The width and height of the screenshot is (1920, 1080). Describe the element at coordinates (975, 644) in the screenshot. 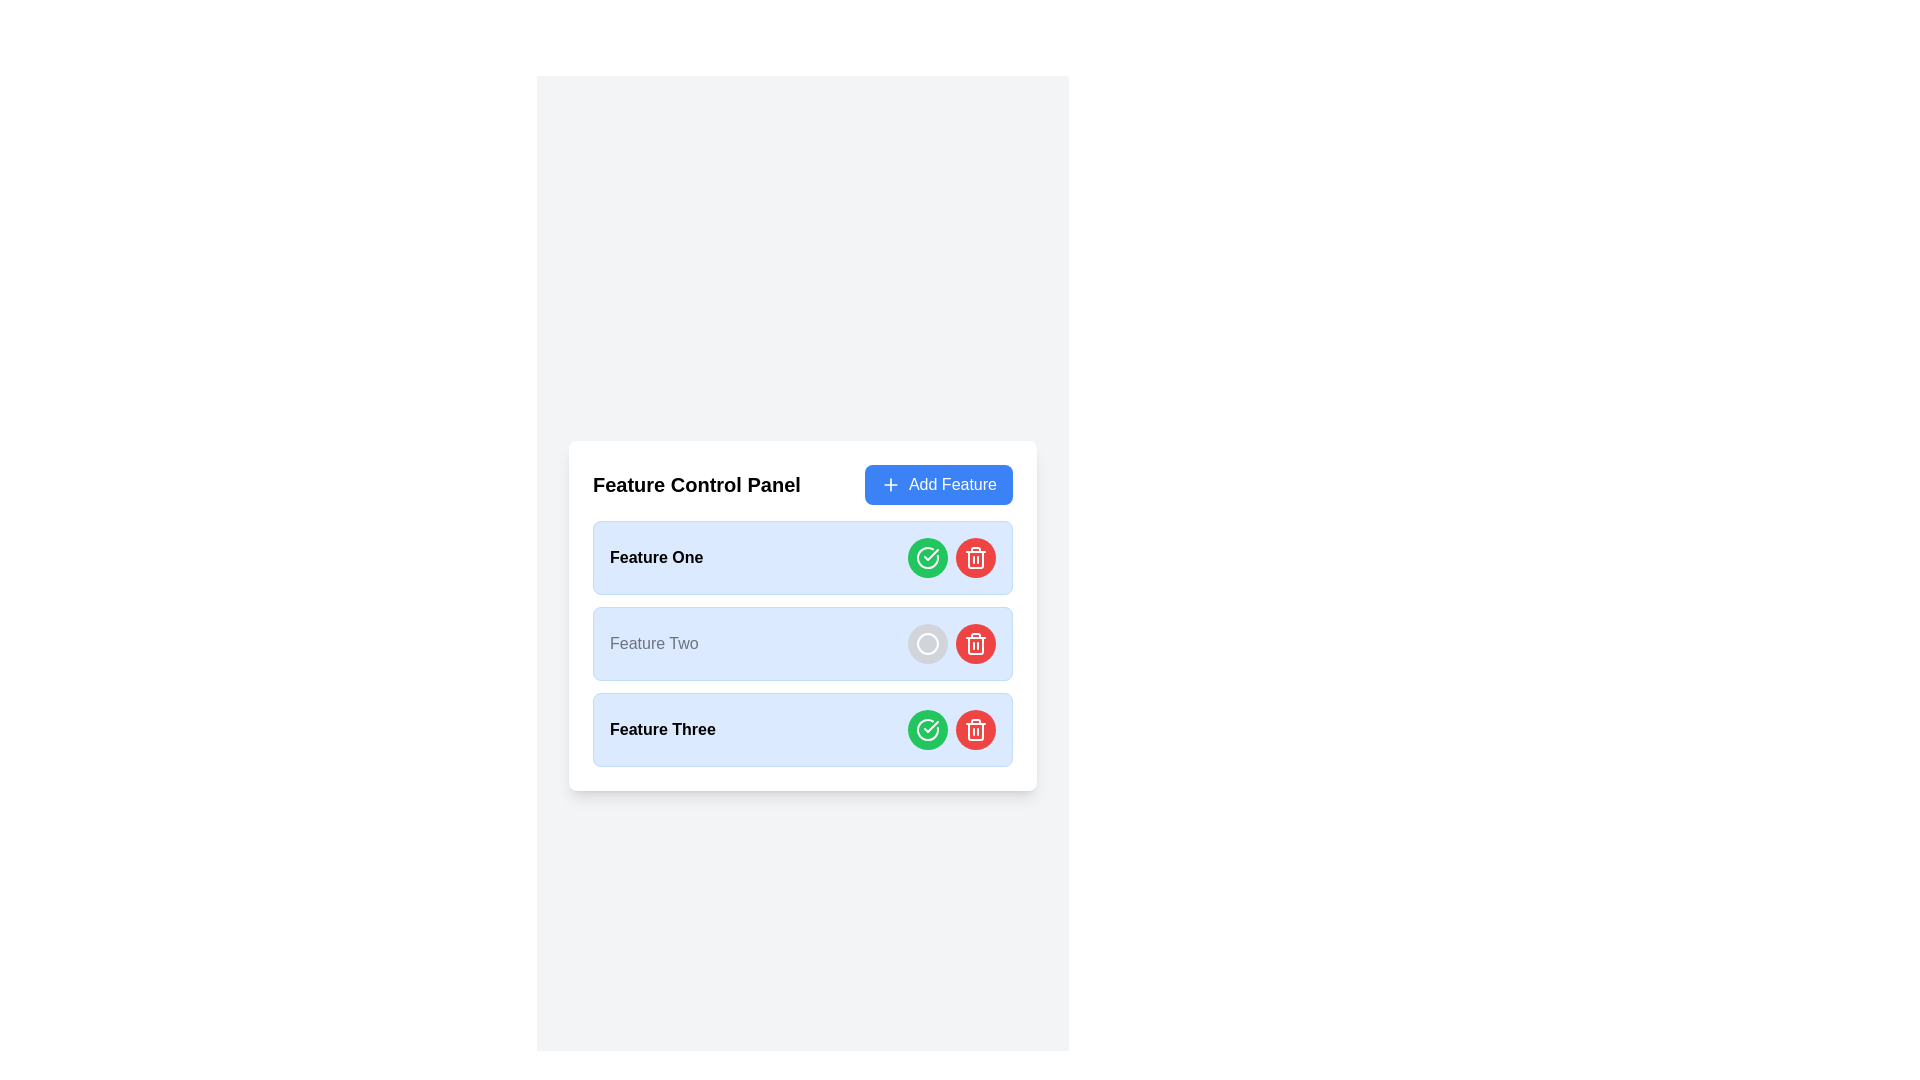

I see `the circular red button with a white trash bin icon next to 'Feature Two' to trigger additional visual feedback` at that location.